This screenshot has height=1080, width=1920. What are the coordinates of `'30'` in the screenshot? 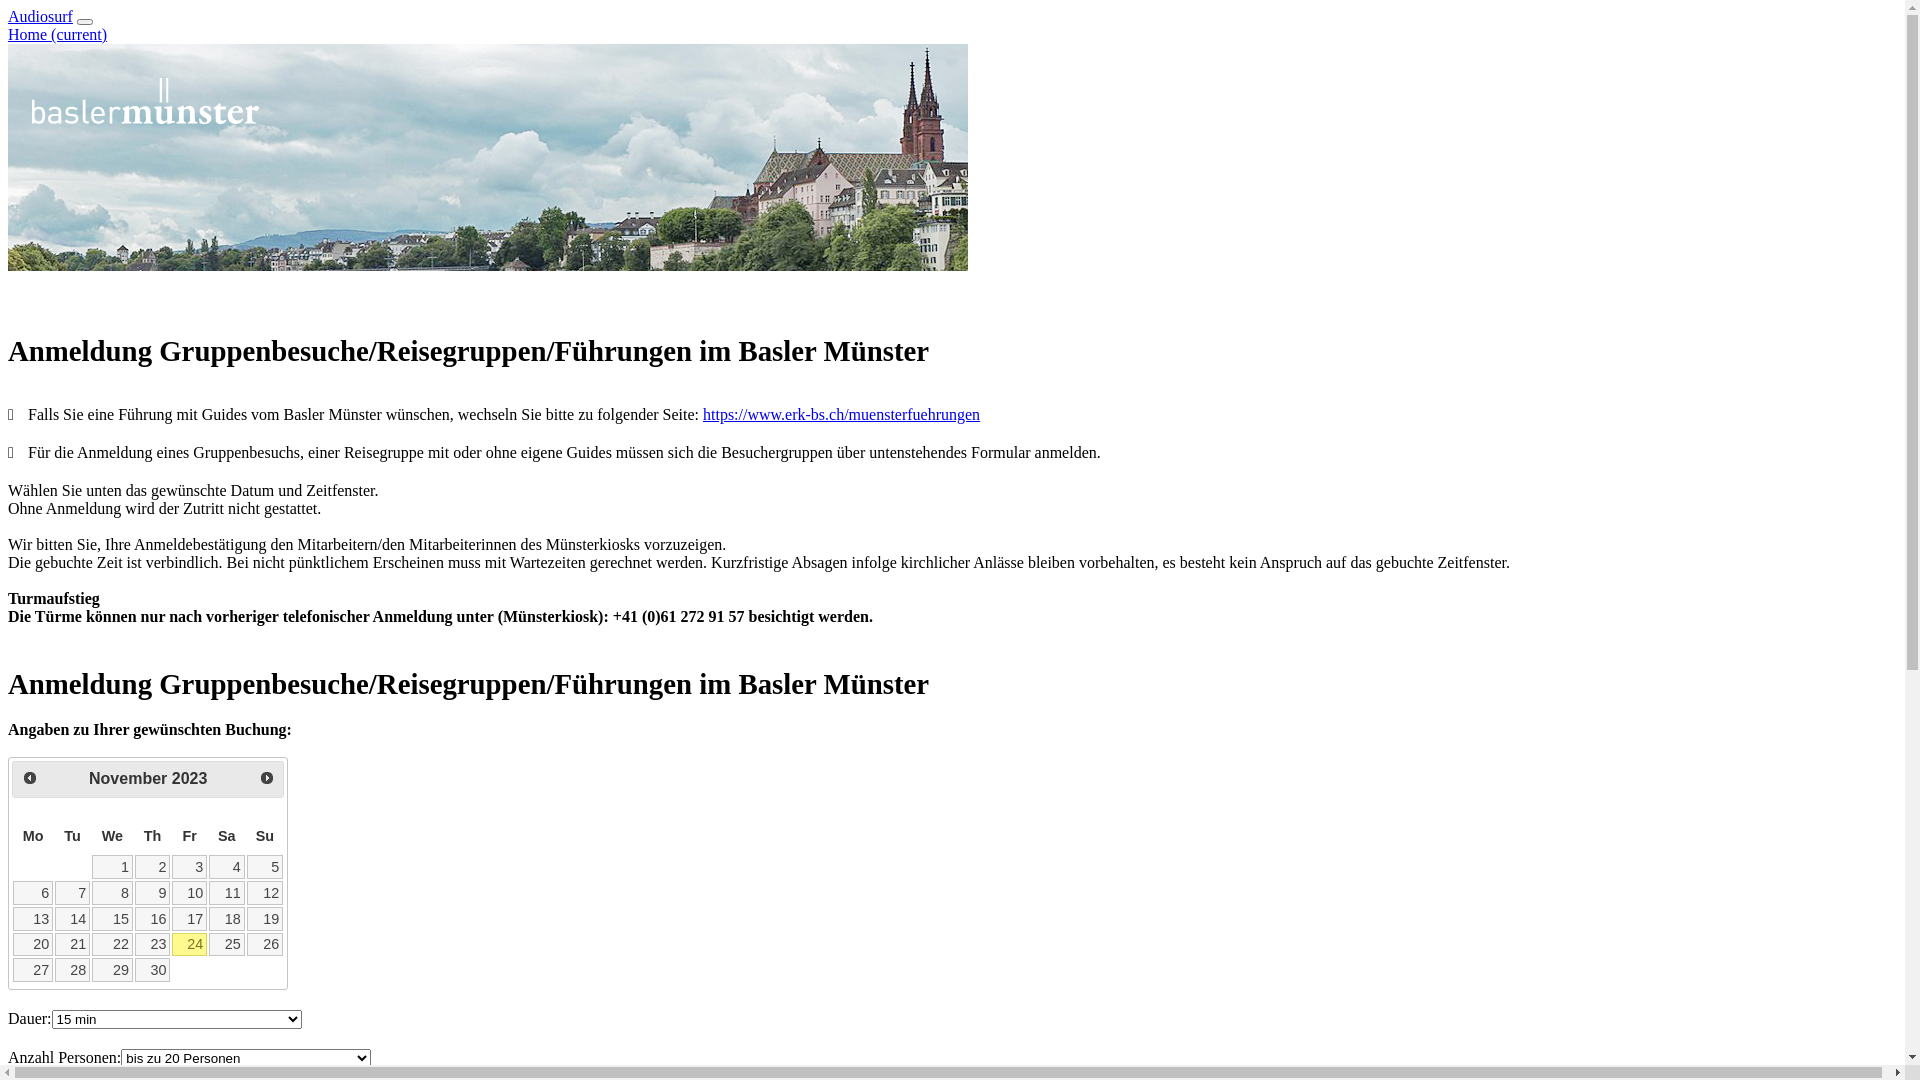 It's located at (151, 968).